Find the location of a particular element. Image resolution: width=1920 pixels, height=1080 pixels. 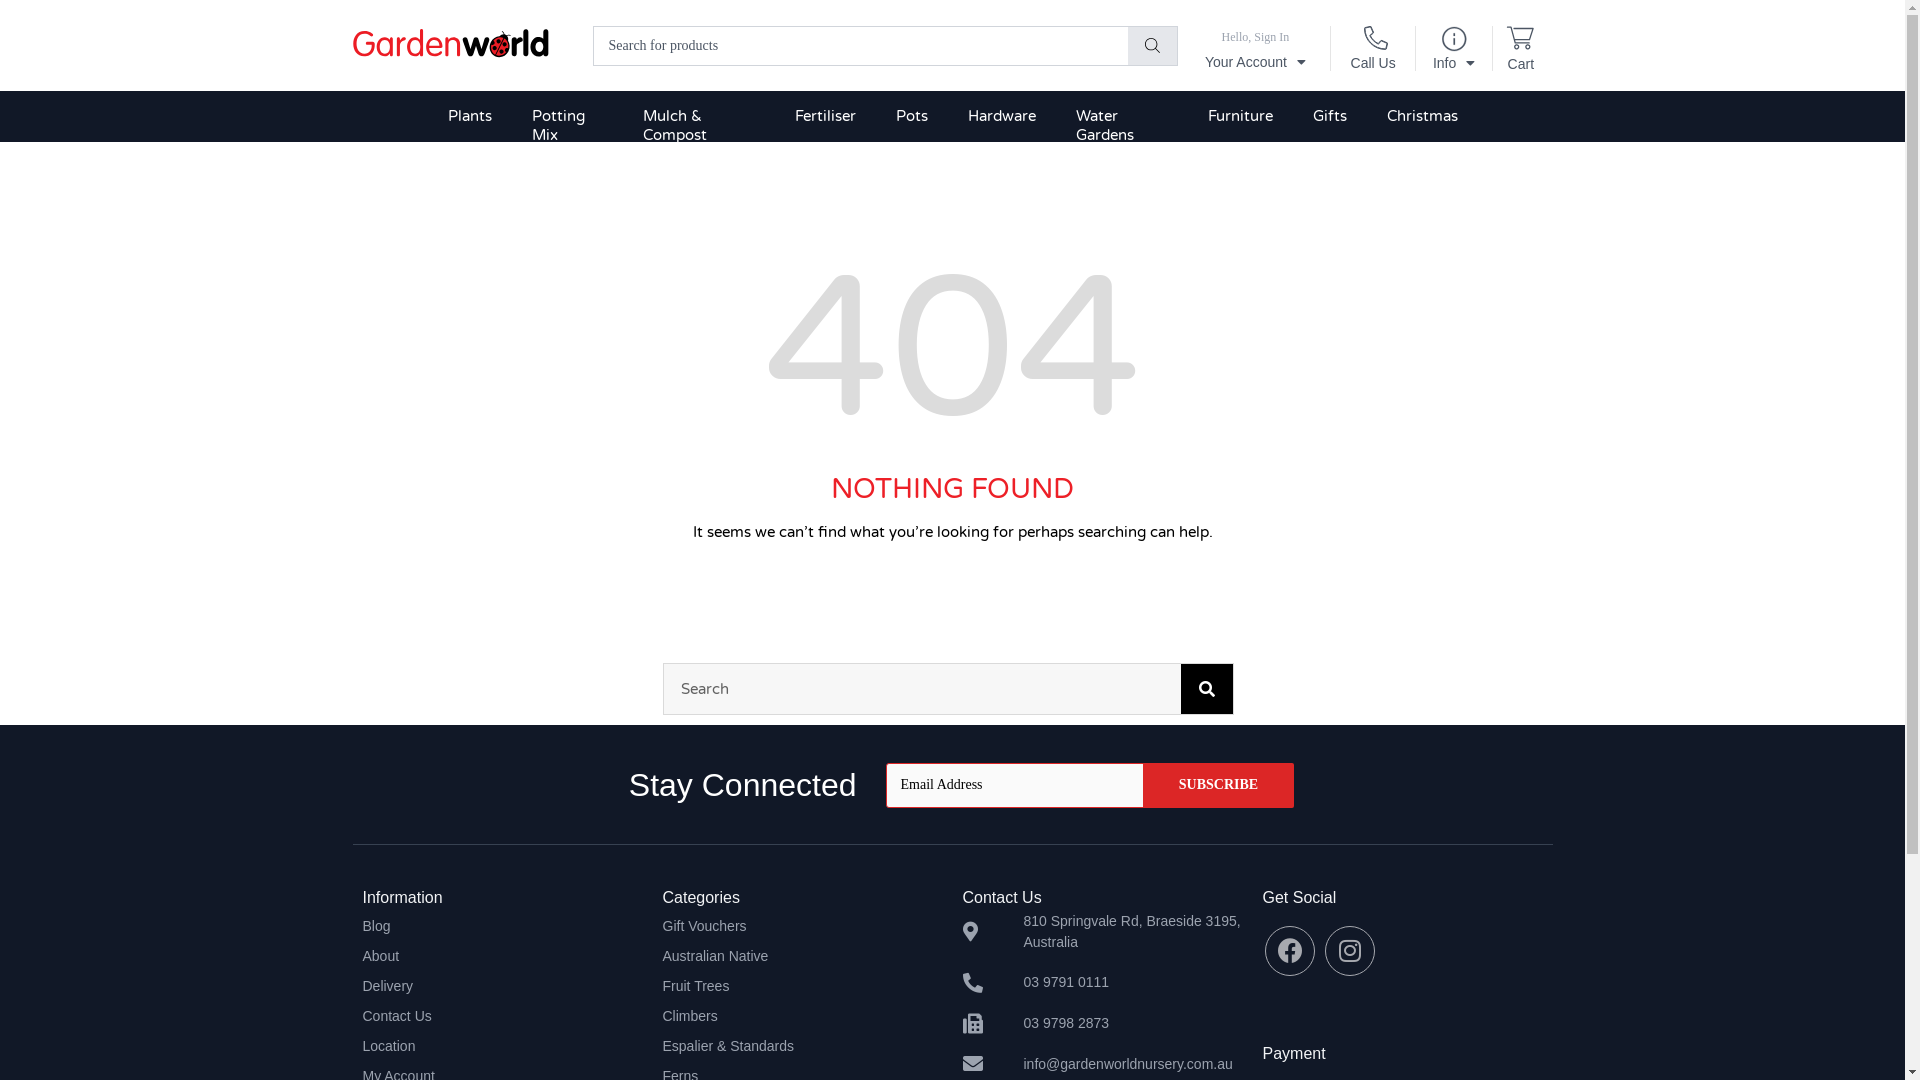

'Facebook' is located at coordinates (1290, 950).